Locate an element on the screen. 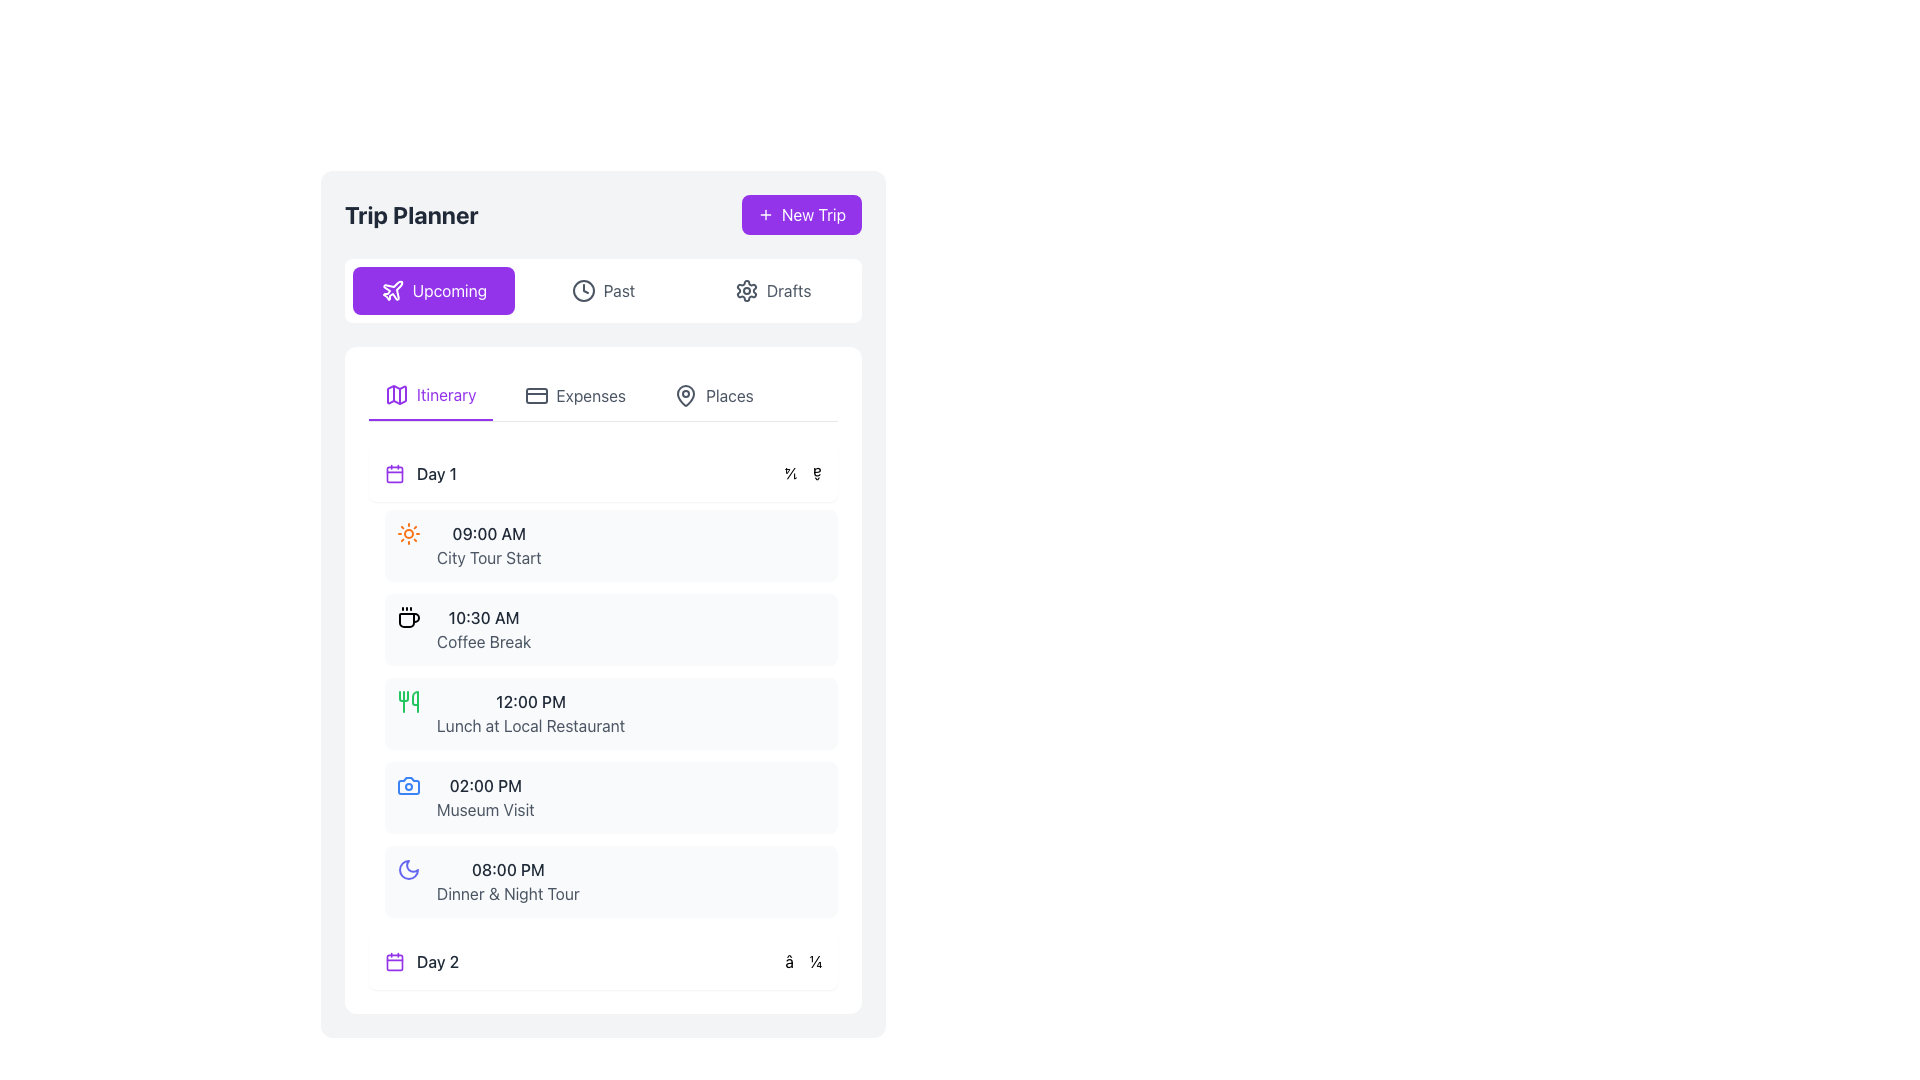  the Text Label displaying the start time of an event or activity in the itinerary, positioned above 'Dinner & Night Tour' in the bottom section of the itinerary list under Day 1 is located at coordinates (508, 869).